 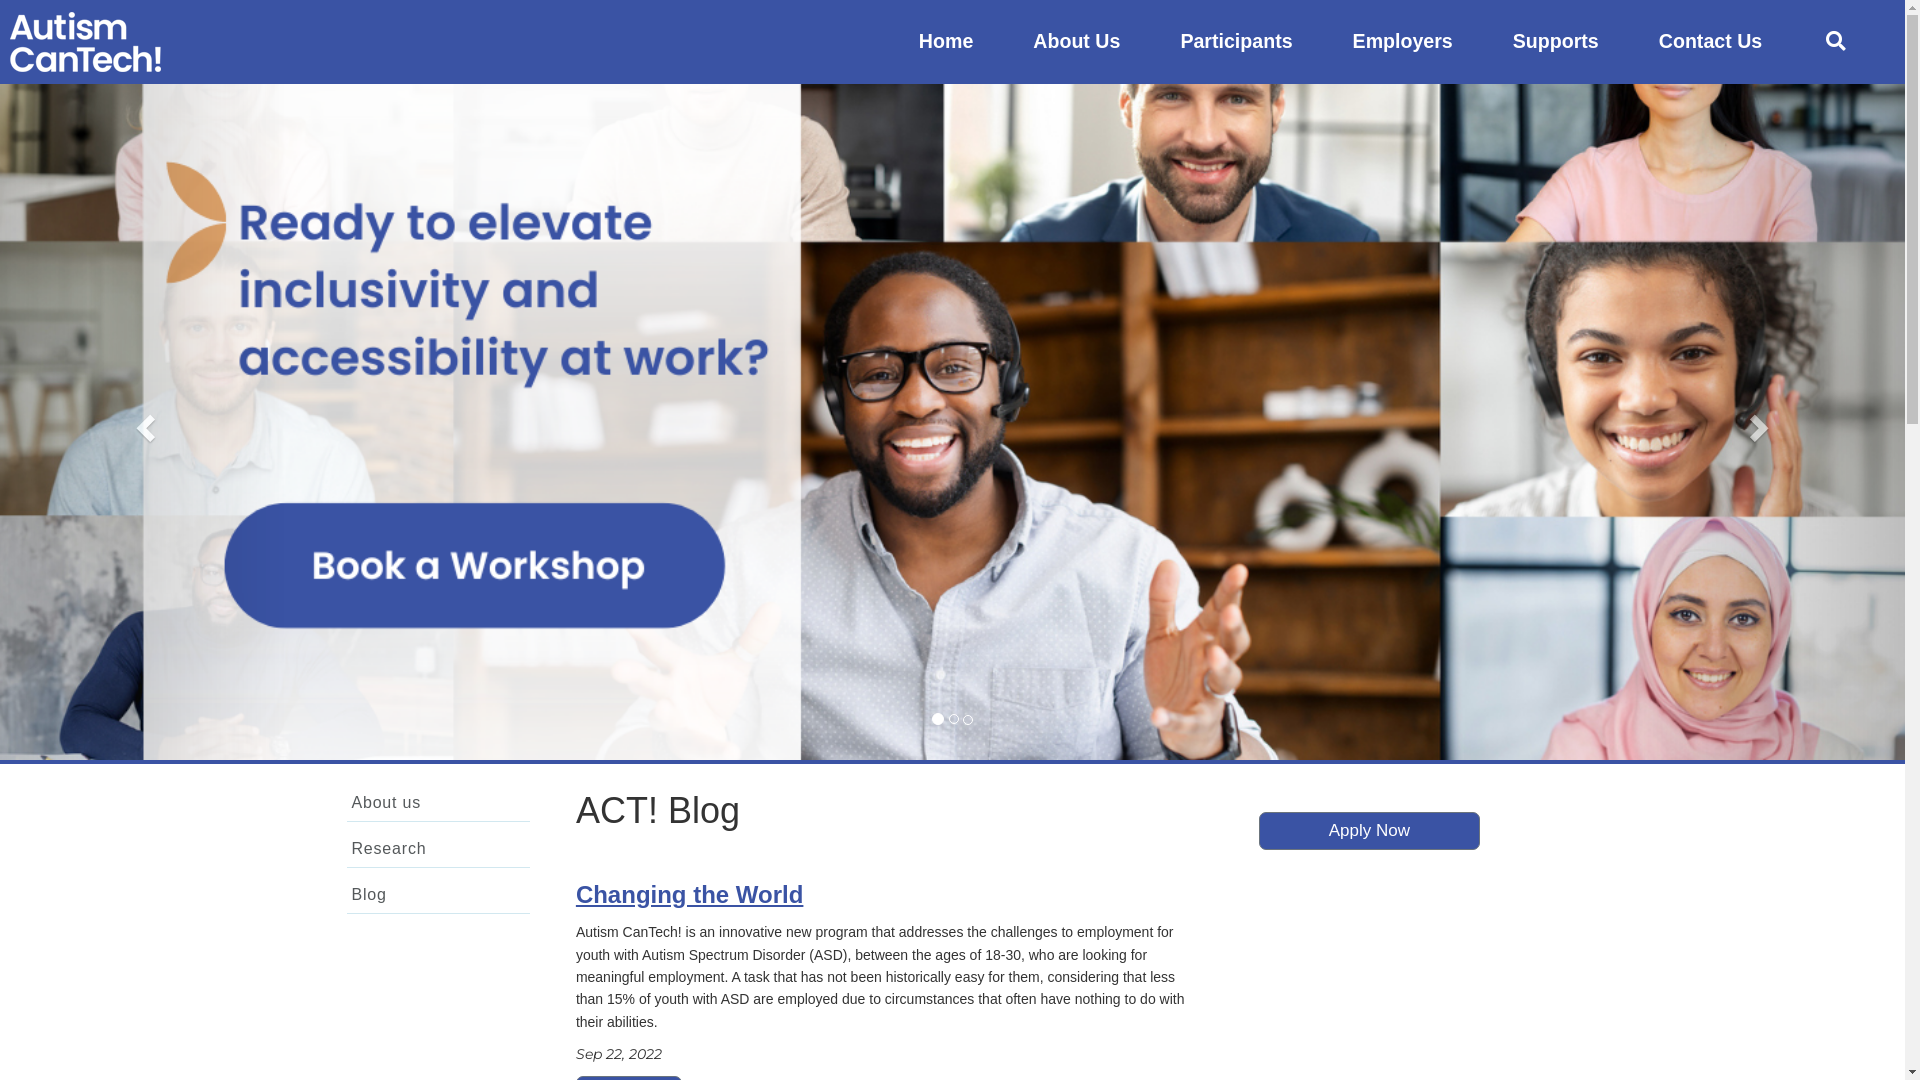 What do you see at coordinates (436, 894) in the screenshot?
I see `'Blog'` at bounding box center [436, 894].